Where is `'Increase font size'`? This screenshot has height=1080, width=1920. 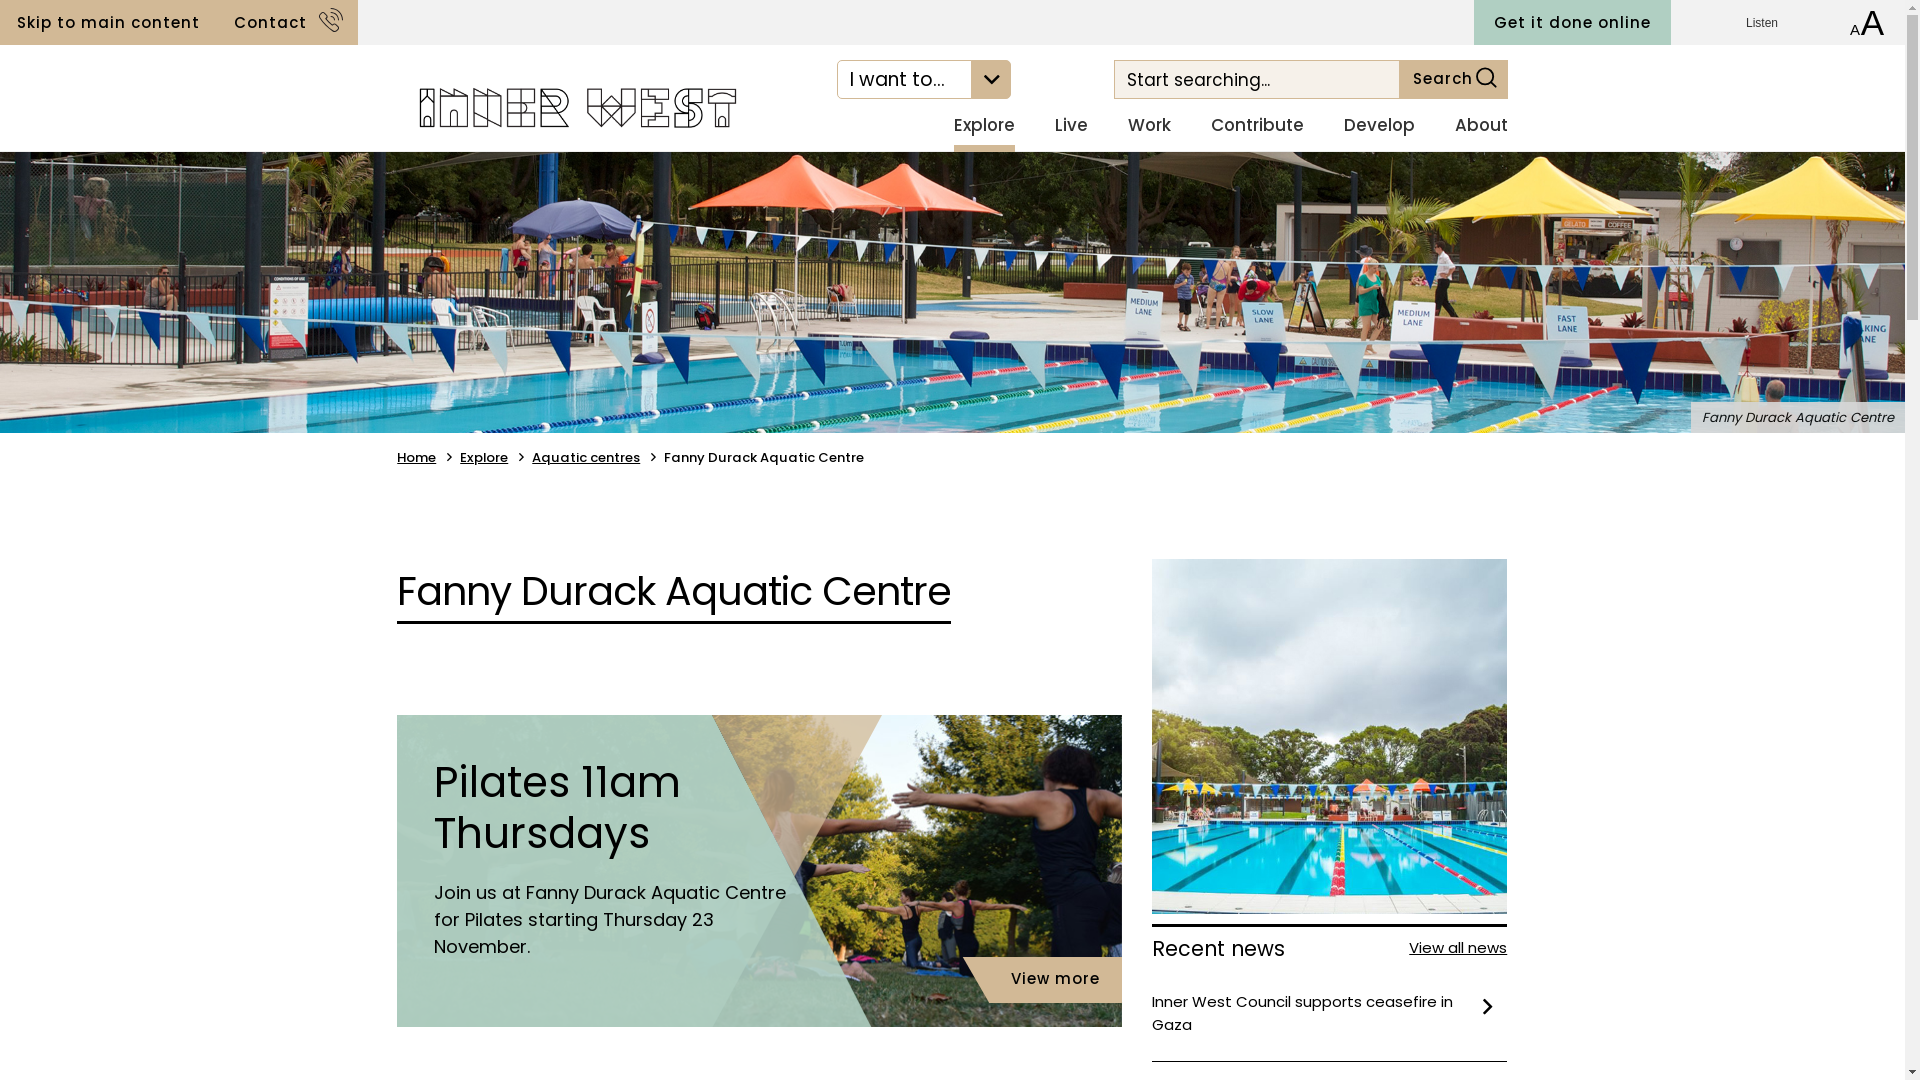
'Increase font size' is located at coordinates (1871, 22).